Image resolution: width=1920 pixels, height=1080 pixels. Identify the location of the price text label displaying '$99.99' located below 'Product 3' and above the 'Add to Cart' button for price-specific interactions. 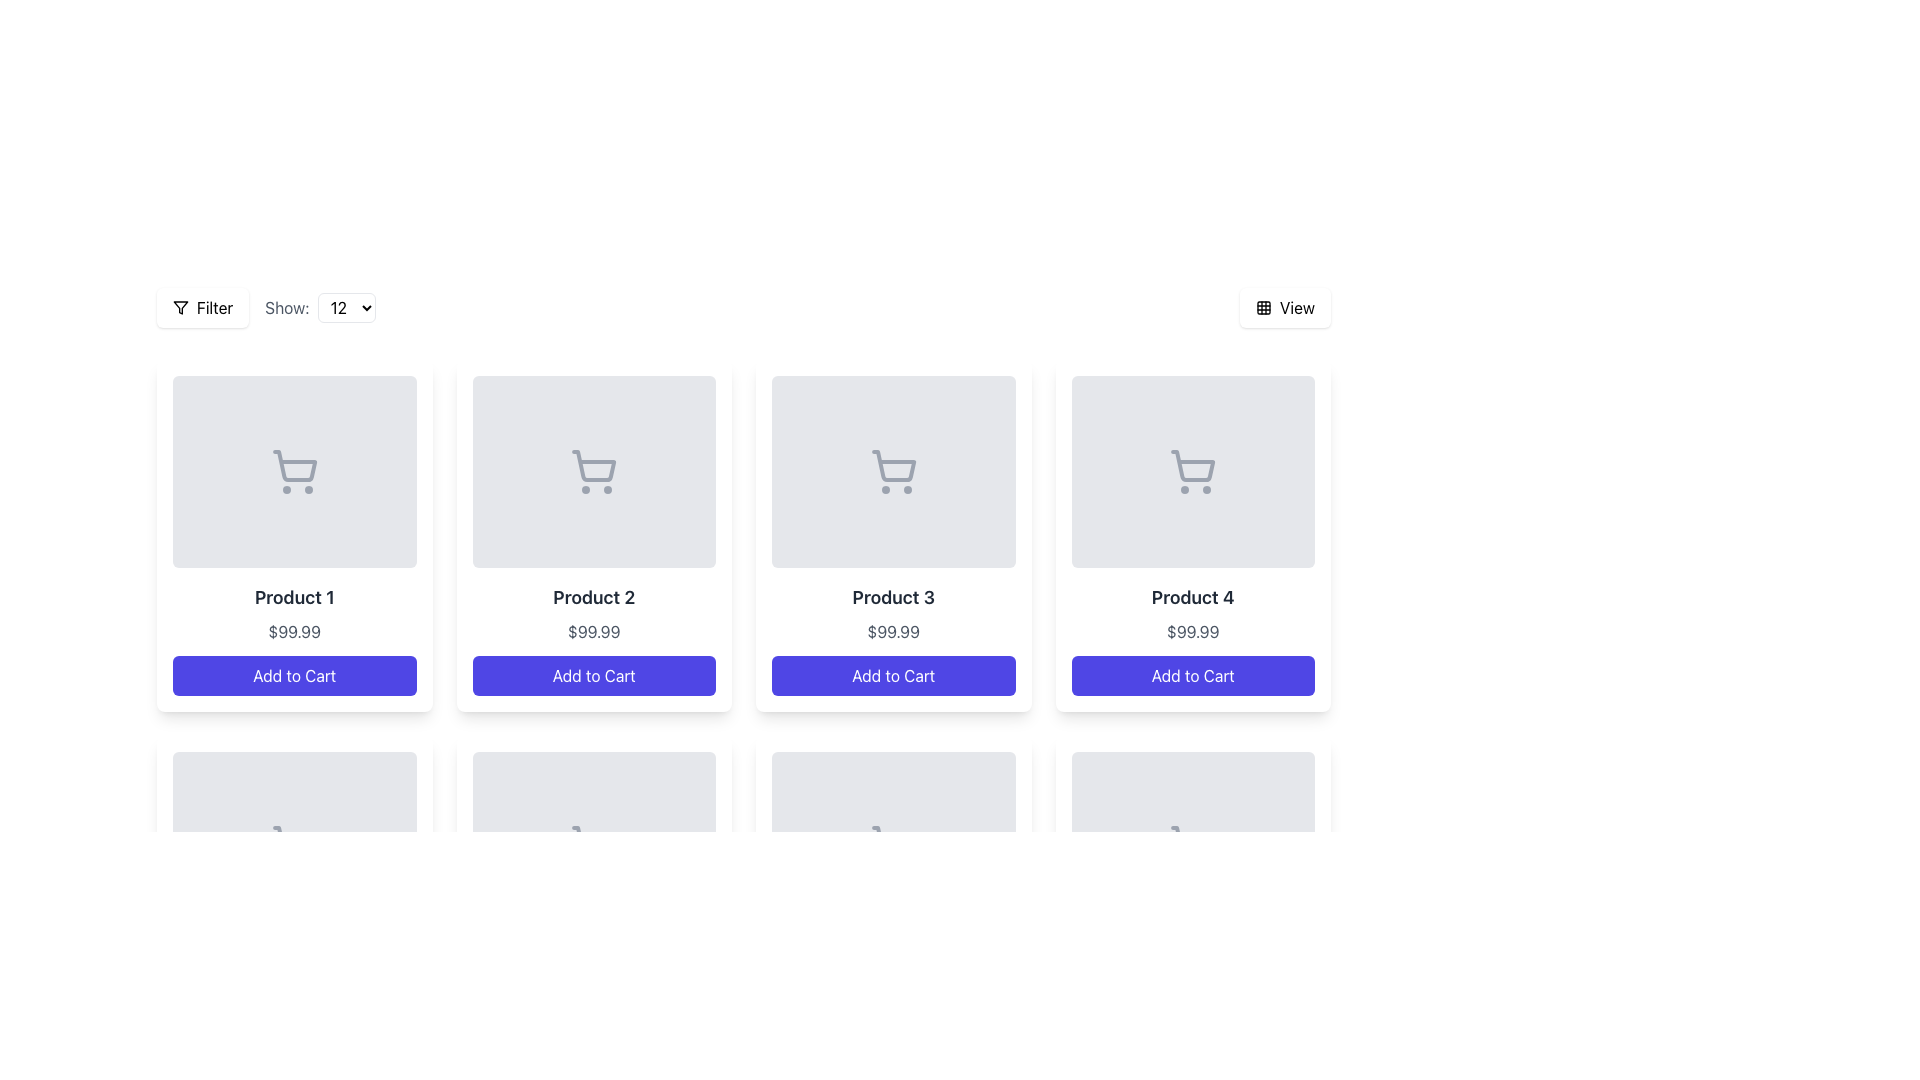
(892, 632).